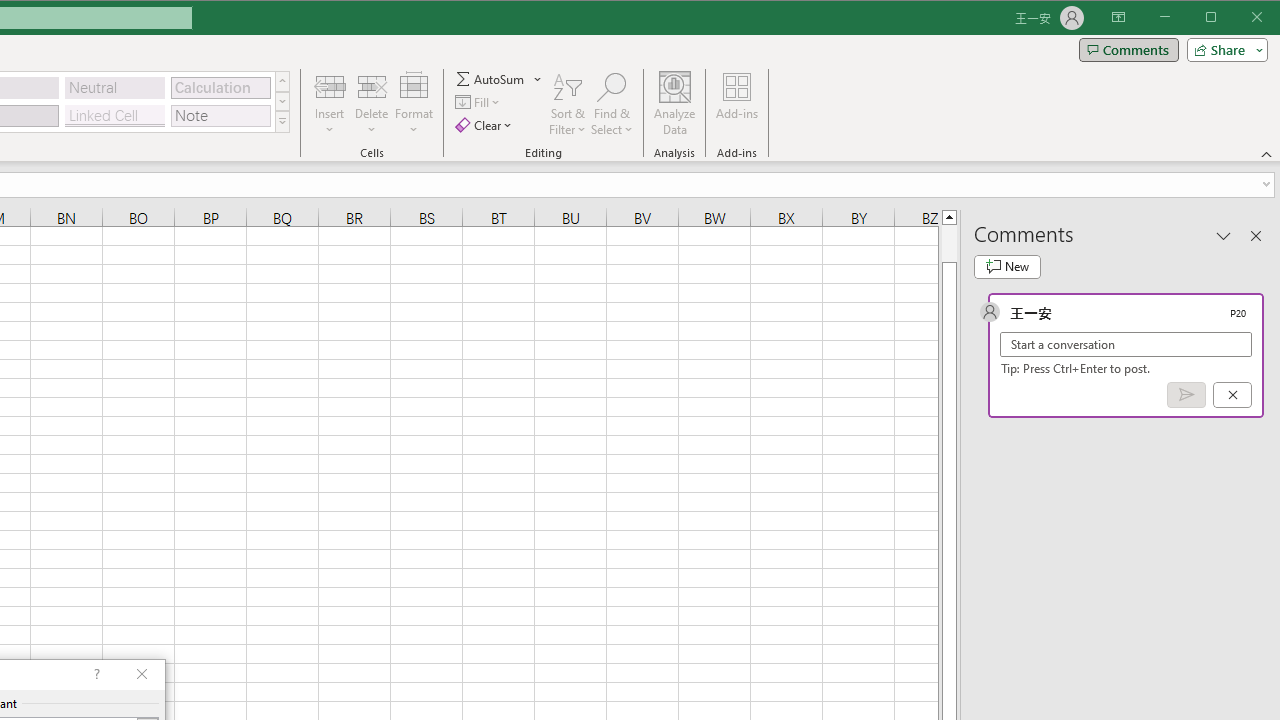 The image size is (1280, 720). Describe the element at coordinates (281, 80) in the screenshot. I see `'Row up'` at that location.